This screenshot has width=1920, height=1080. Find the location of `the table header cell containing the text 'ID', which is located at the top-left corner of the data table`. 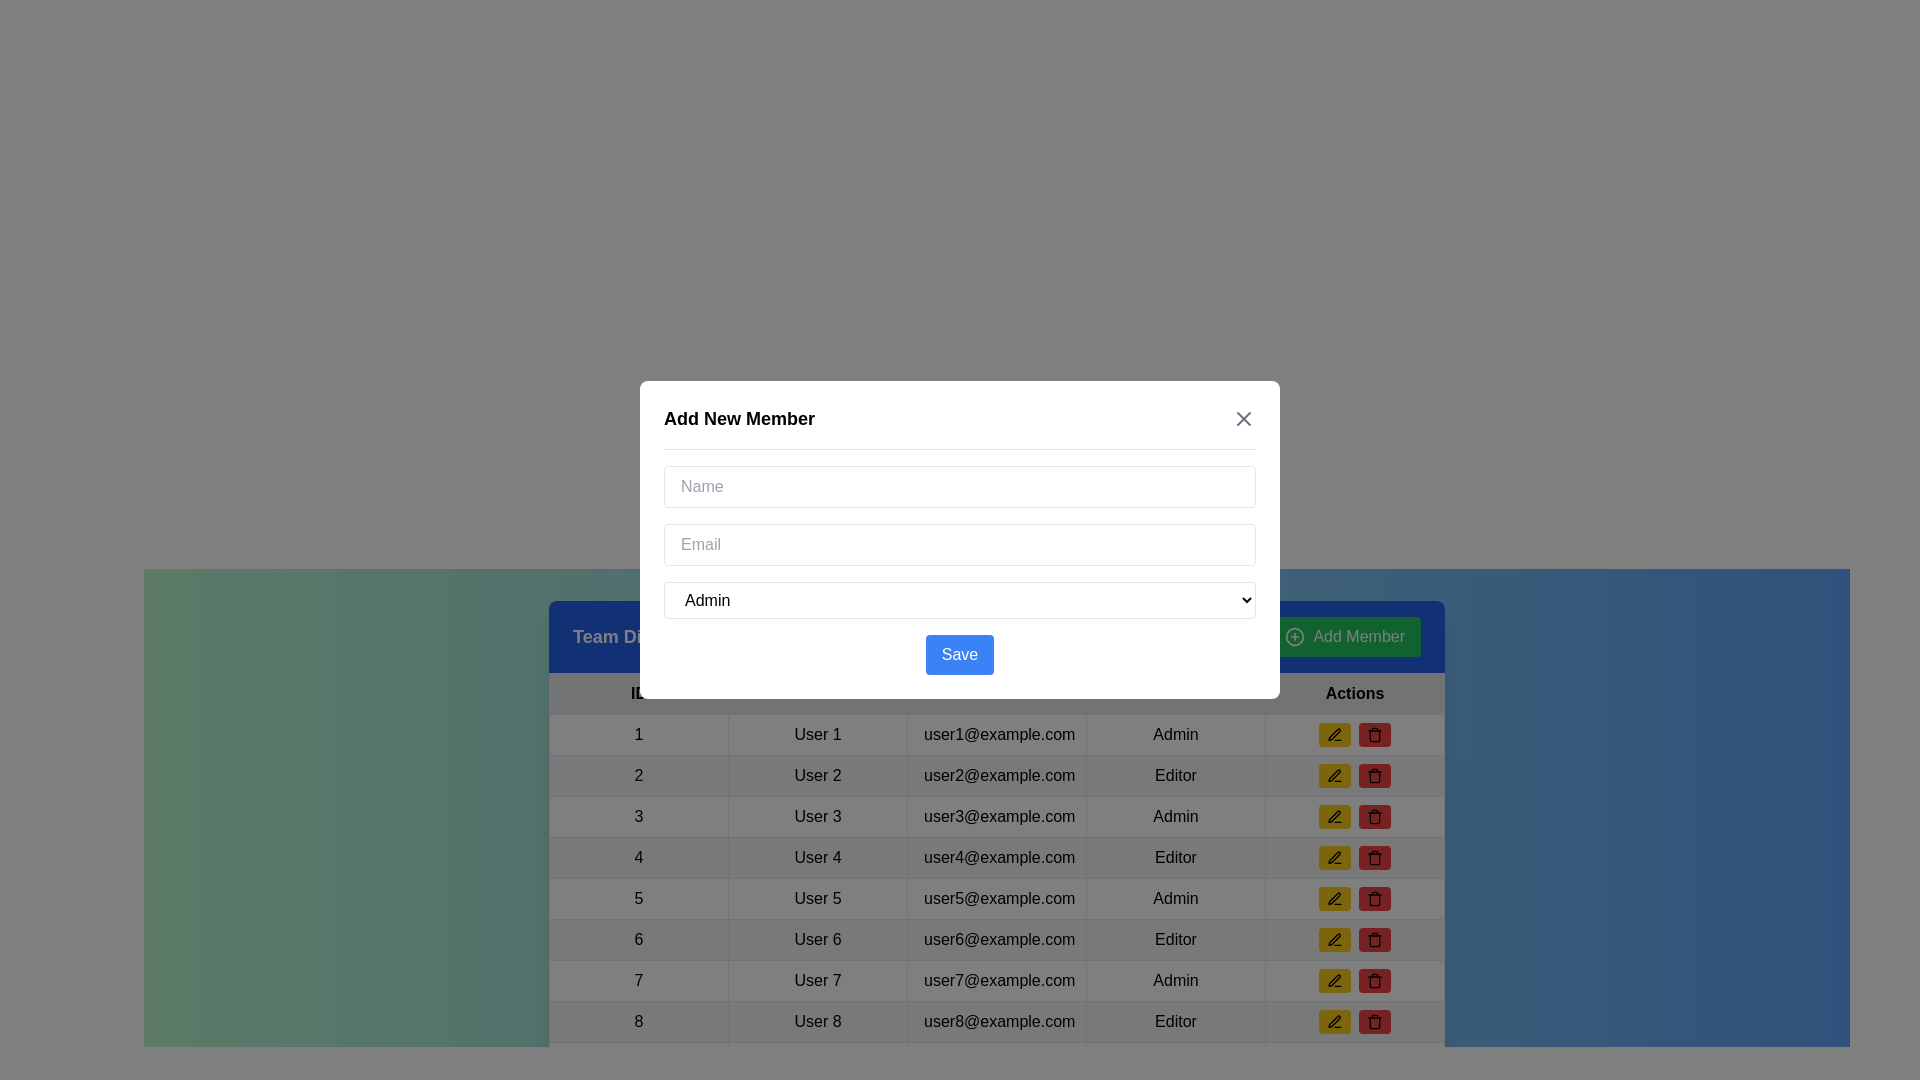

the table header cell containing the text 'ID', which is located at the top-left corner of the data table is located at coordinates (637, 693).